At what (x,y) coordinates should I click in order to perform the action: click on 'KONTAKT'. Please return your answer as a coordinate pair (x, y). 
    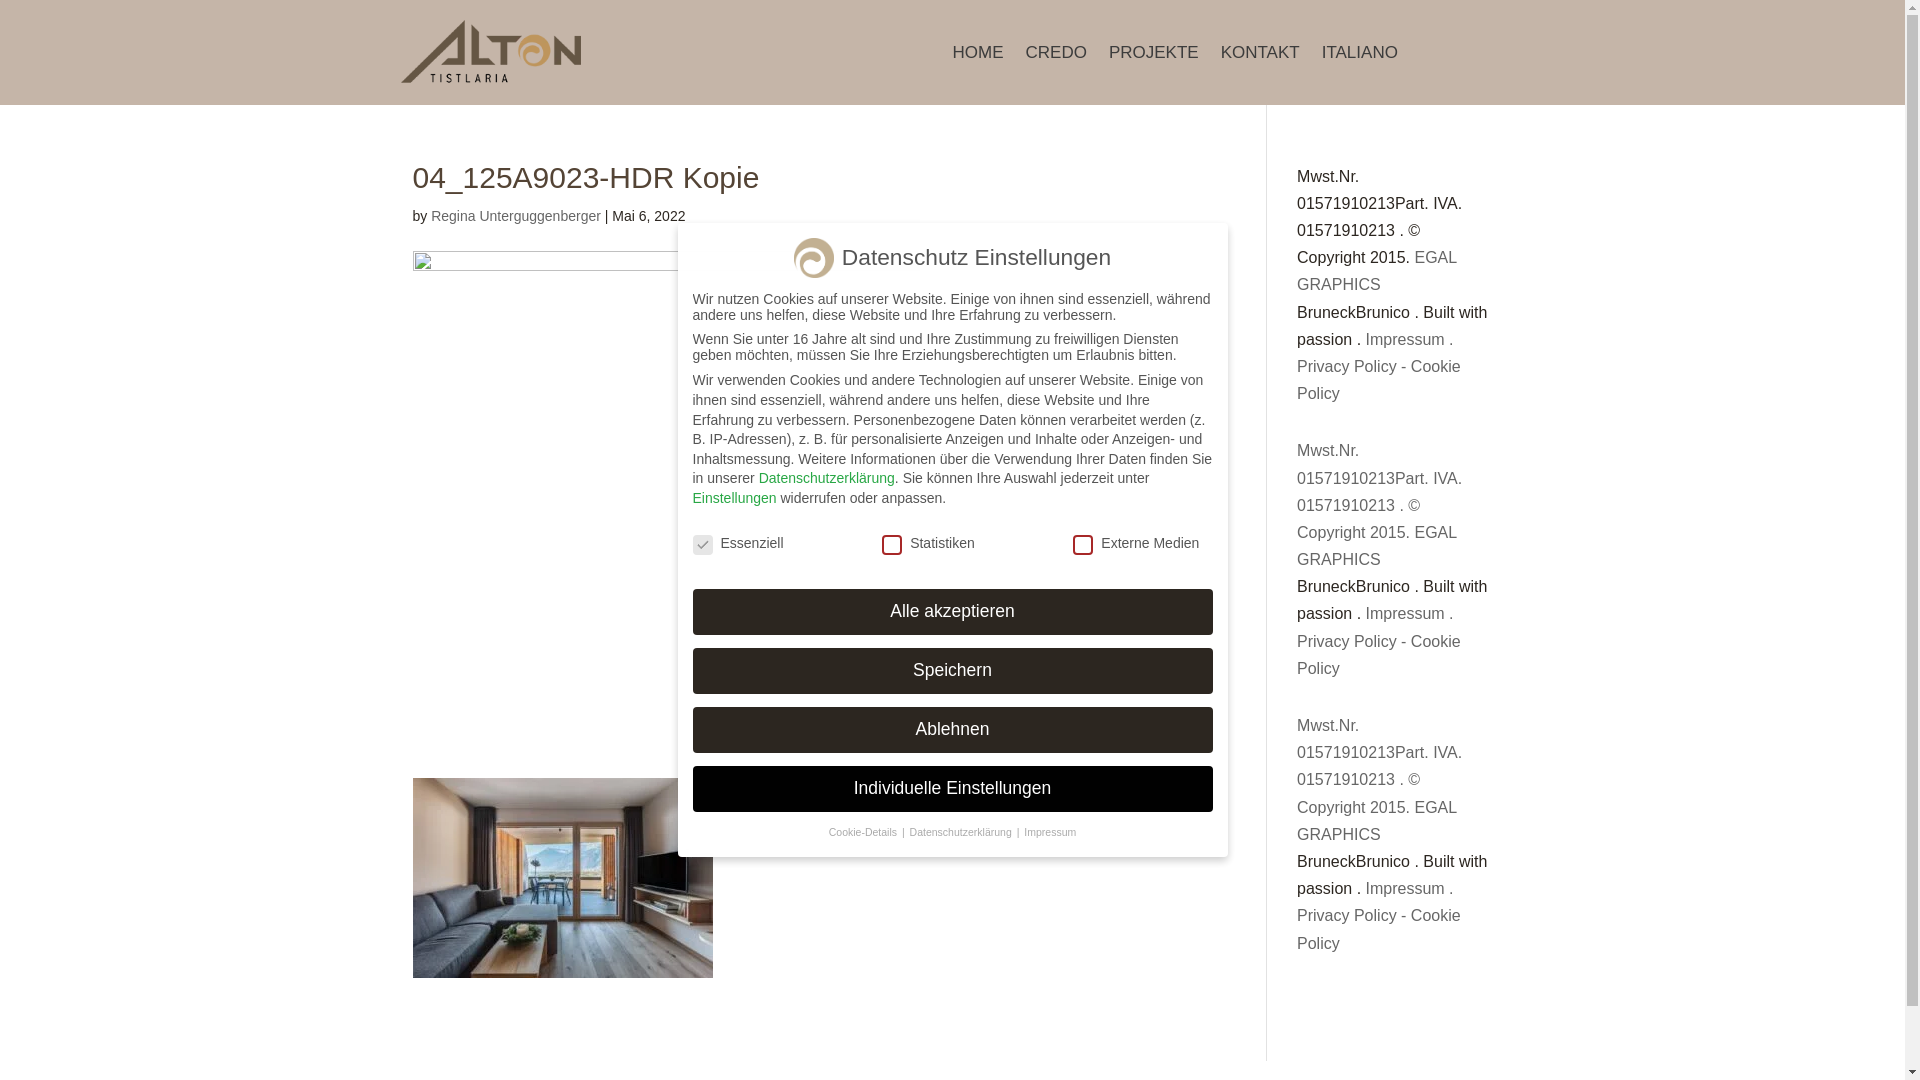
    Looking at the image, I should click on (1259, 56).